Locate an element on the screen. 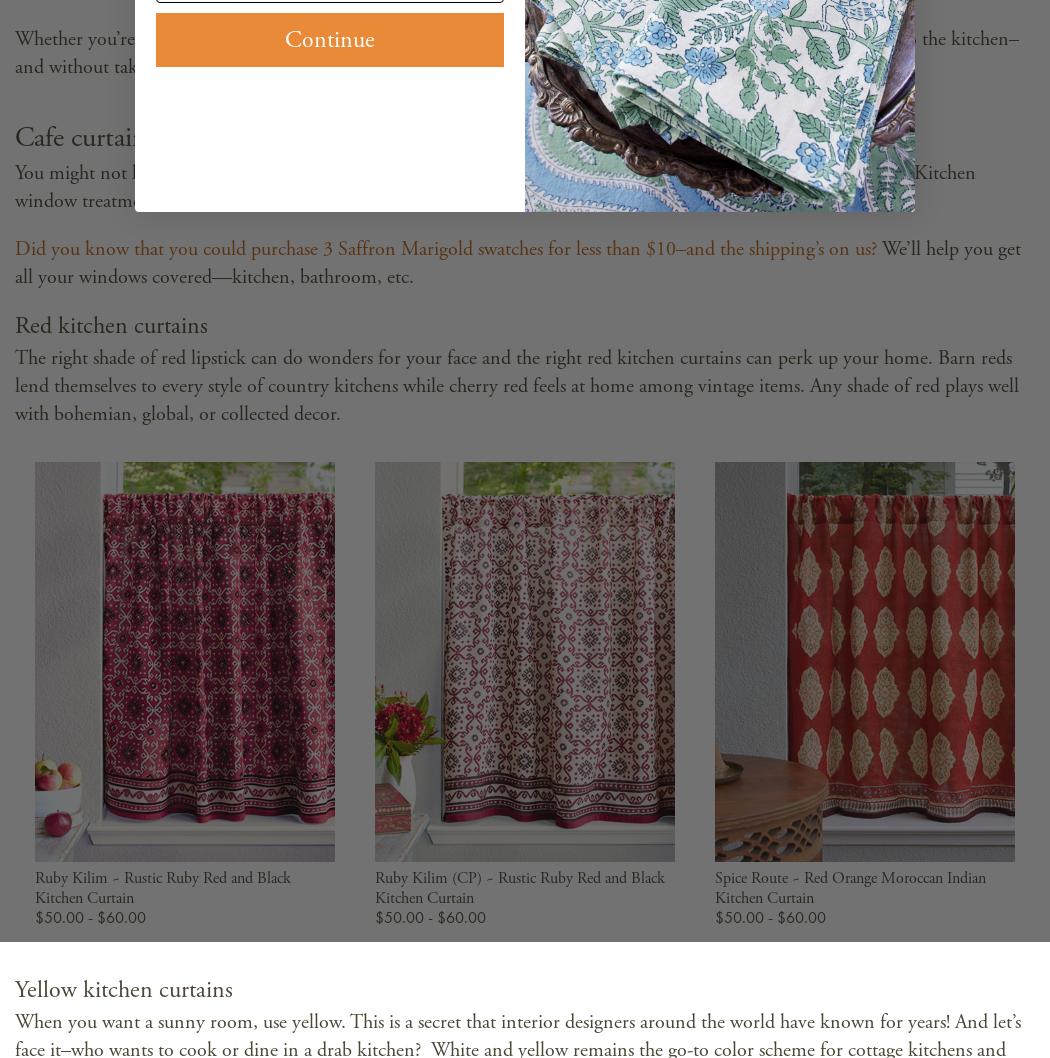 The width and height of the screenshot is (1050, 1058). 'The right shade of red lipstick can do wonders for your face and the right red kitchen curtains can perk up your home. Barn reds lend themselves to every style of country kitchens while cherry red feels at home among vintage items. Any shade of red plays well with bohemian, global, or collected decor.' is located at coordinates (516, 385).